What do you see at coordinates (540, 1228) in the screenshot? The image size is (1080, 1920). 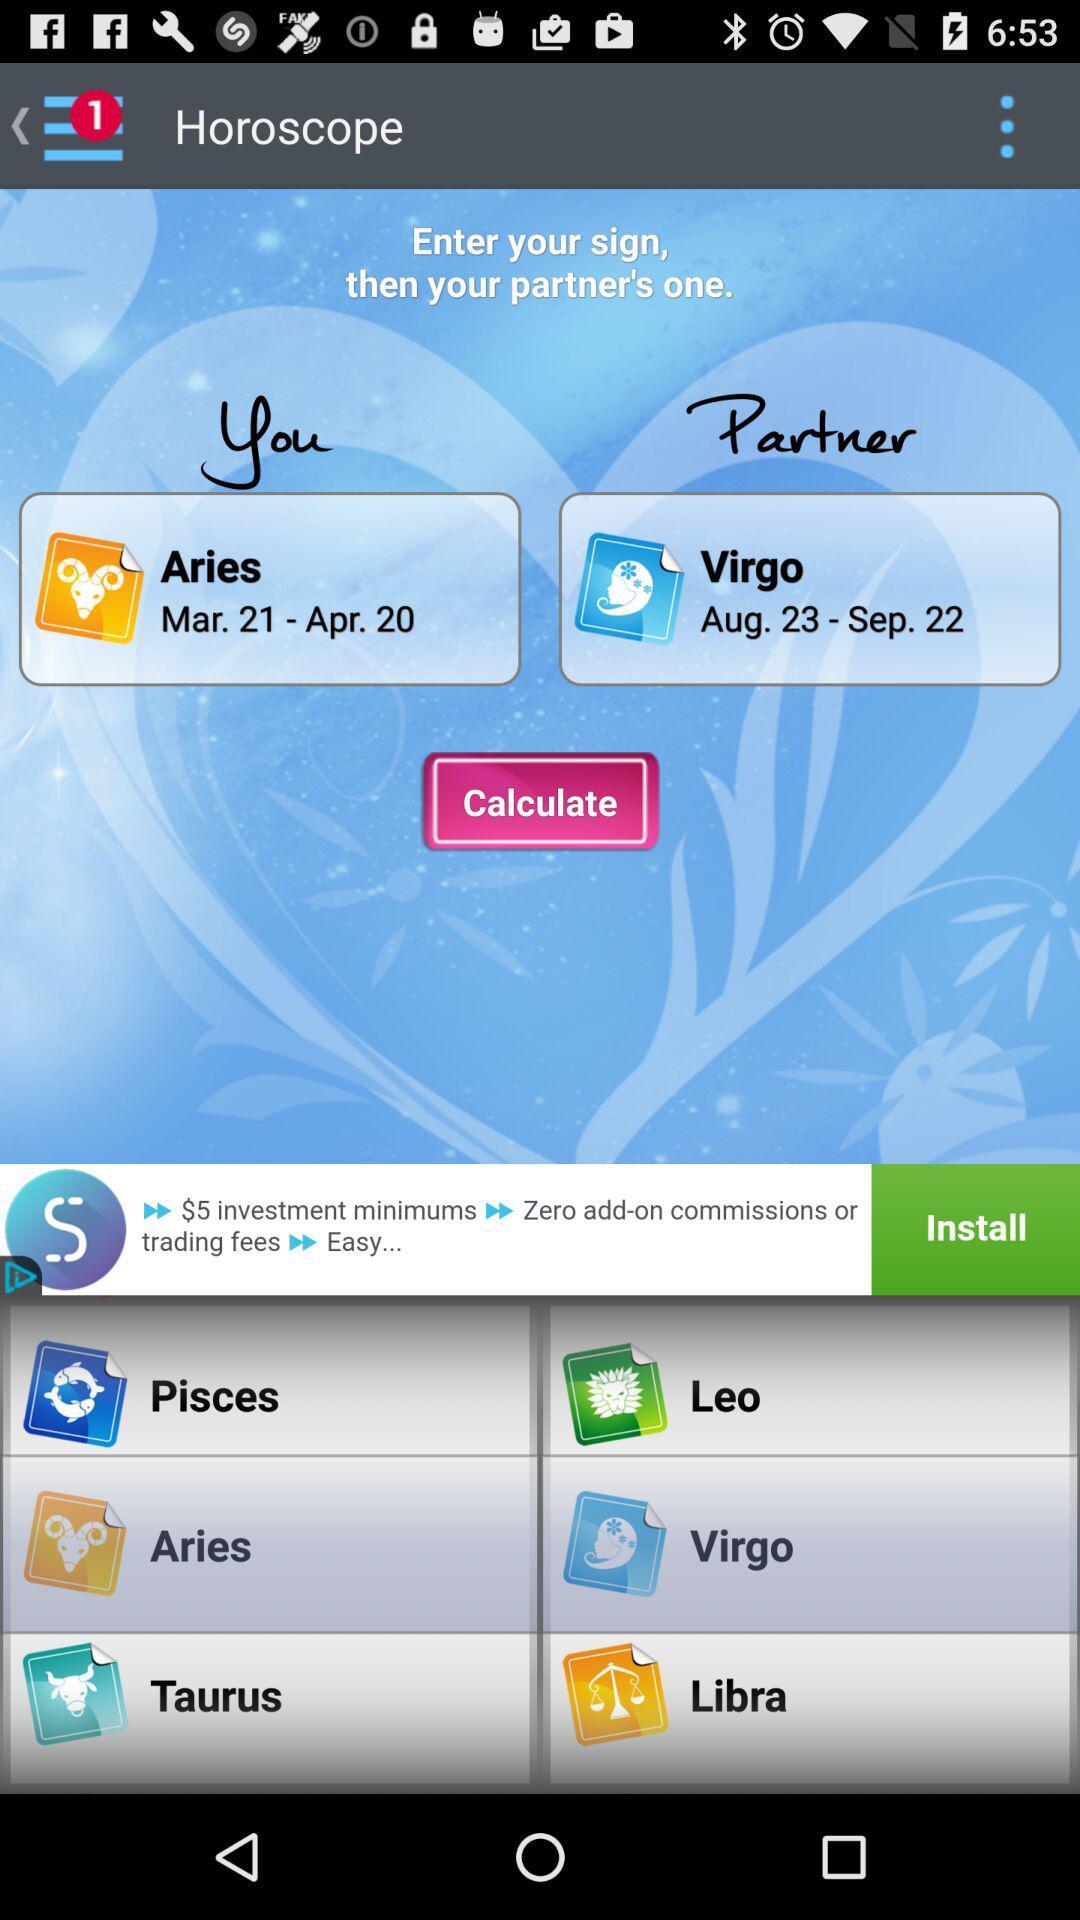 I see `advertisement` at bounding box center [540, 1228].